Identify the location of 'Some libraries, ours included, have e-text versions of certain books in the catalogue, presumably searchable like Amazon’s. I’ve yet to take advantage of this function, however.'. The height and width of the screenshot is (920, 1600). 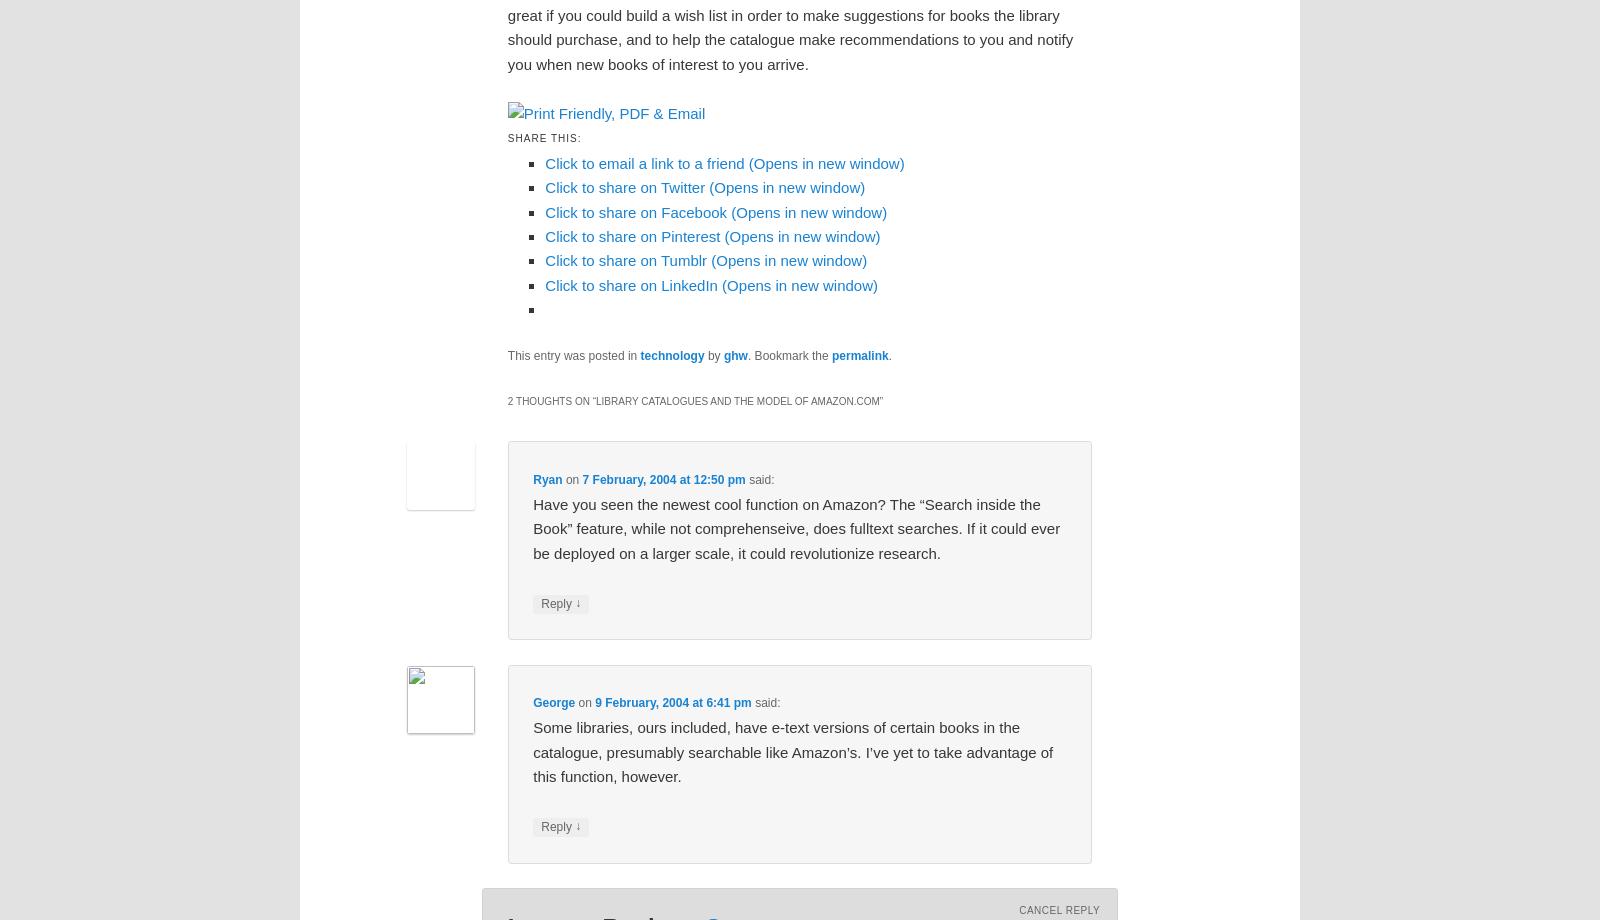
(792, 752).